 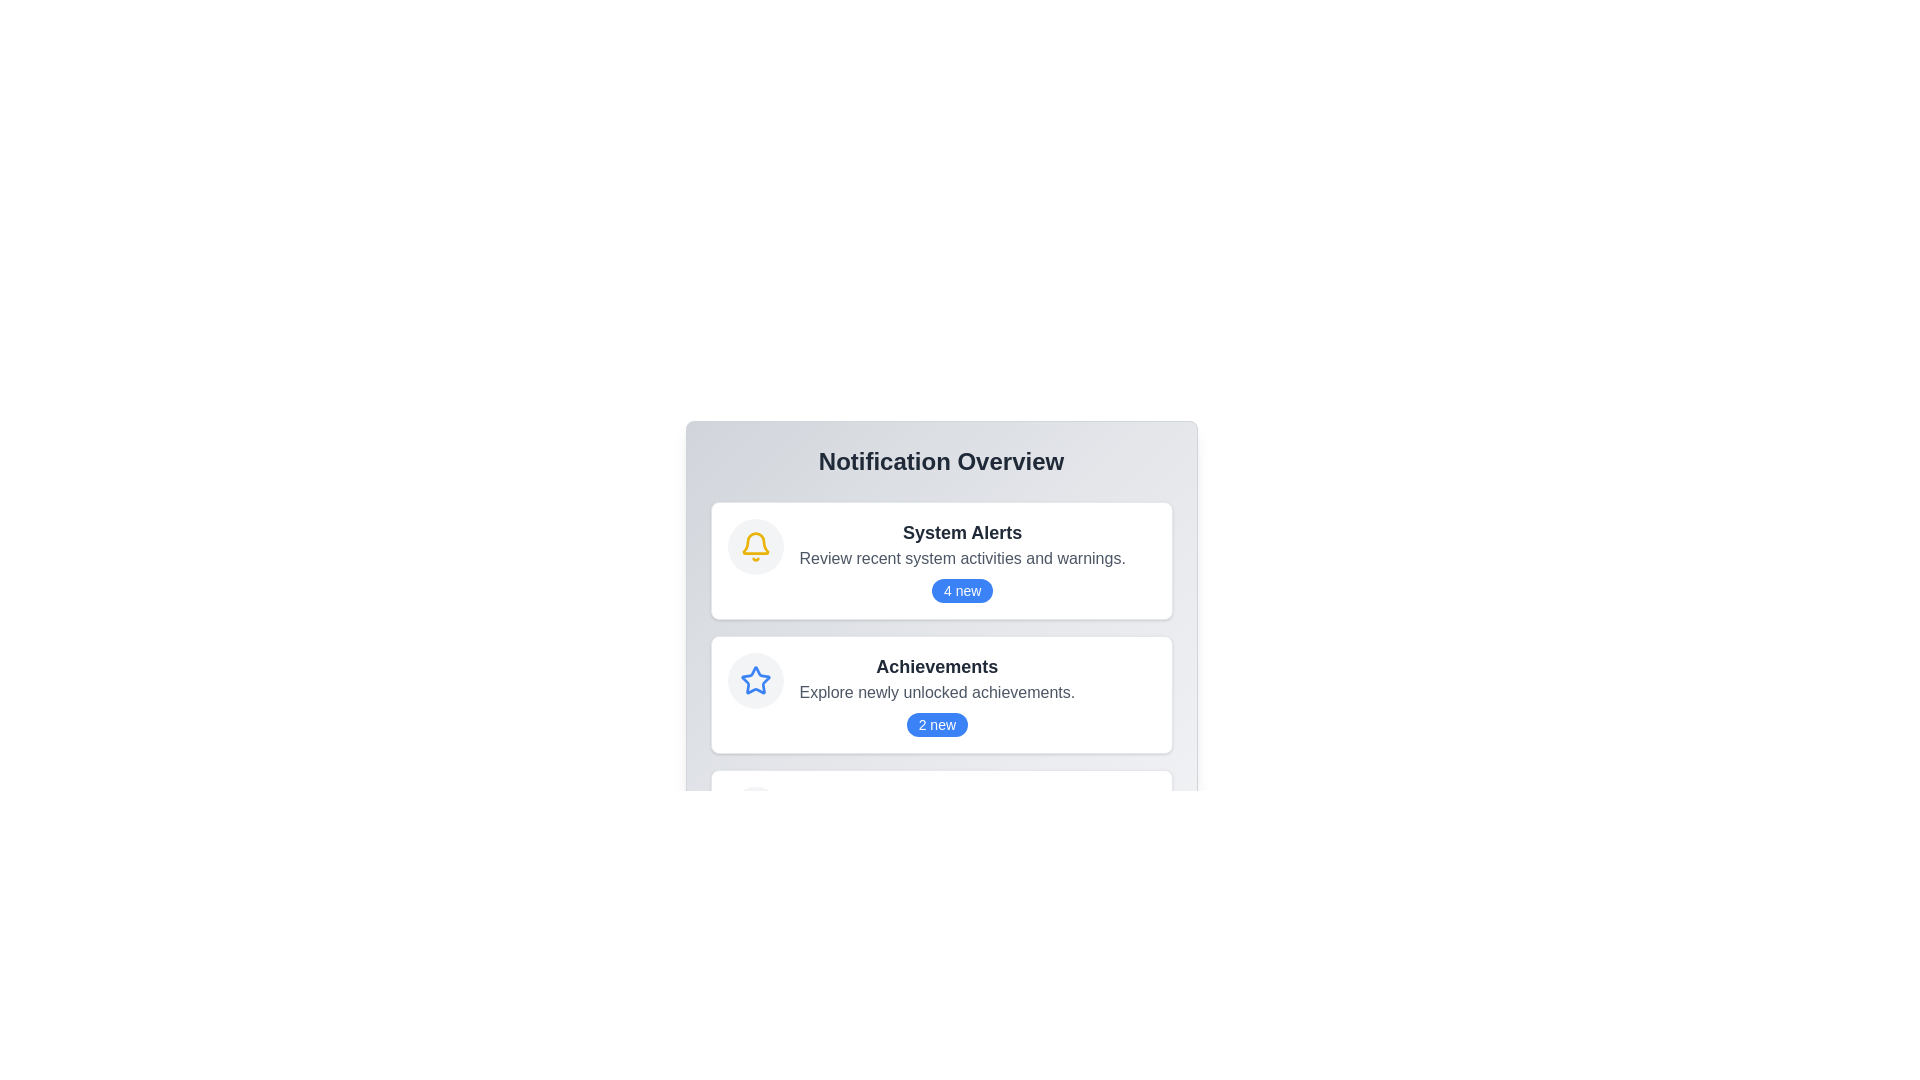 What do you see at coordinates (754, 680) in the screenshot?
I see `the circular badge with a gray background and blue star icon located in the 'Achievements' section card, positioned to the left of the text 'Achievements'` at bounding box center [754, 680].